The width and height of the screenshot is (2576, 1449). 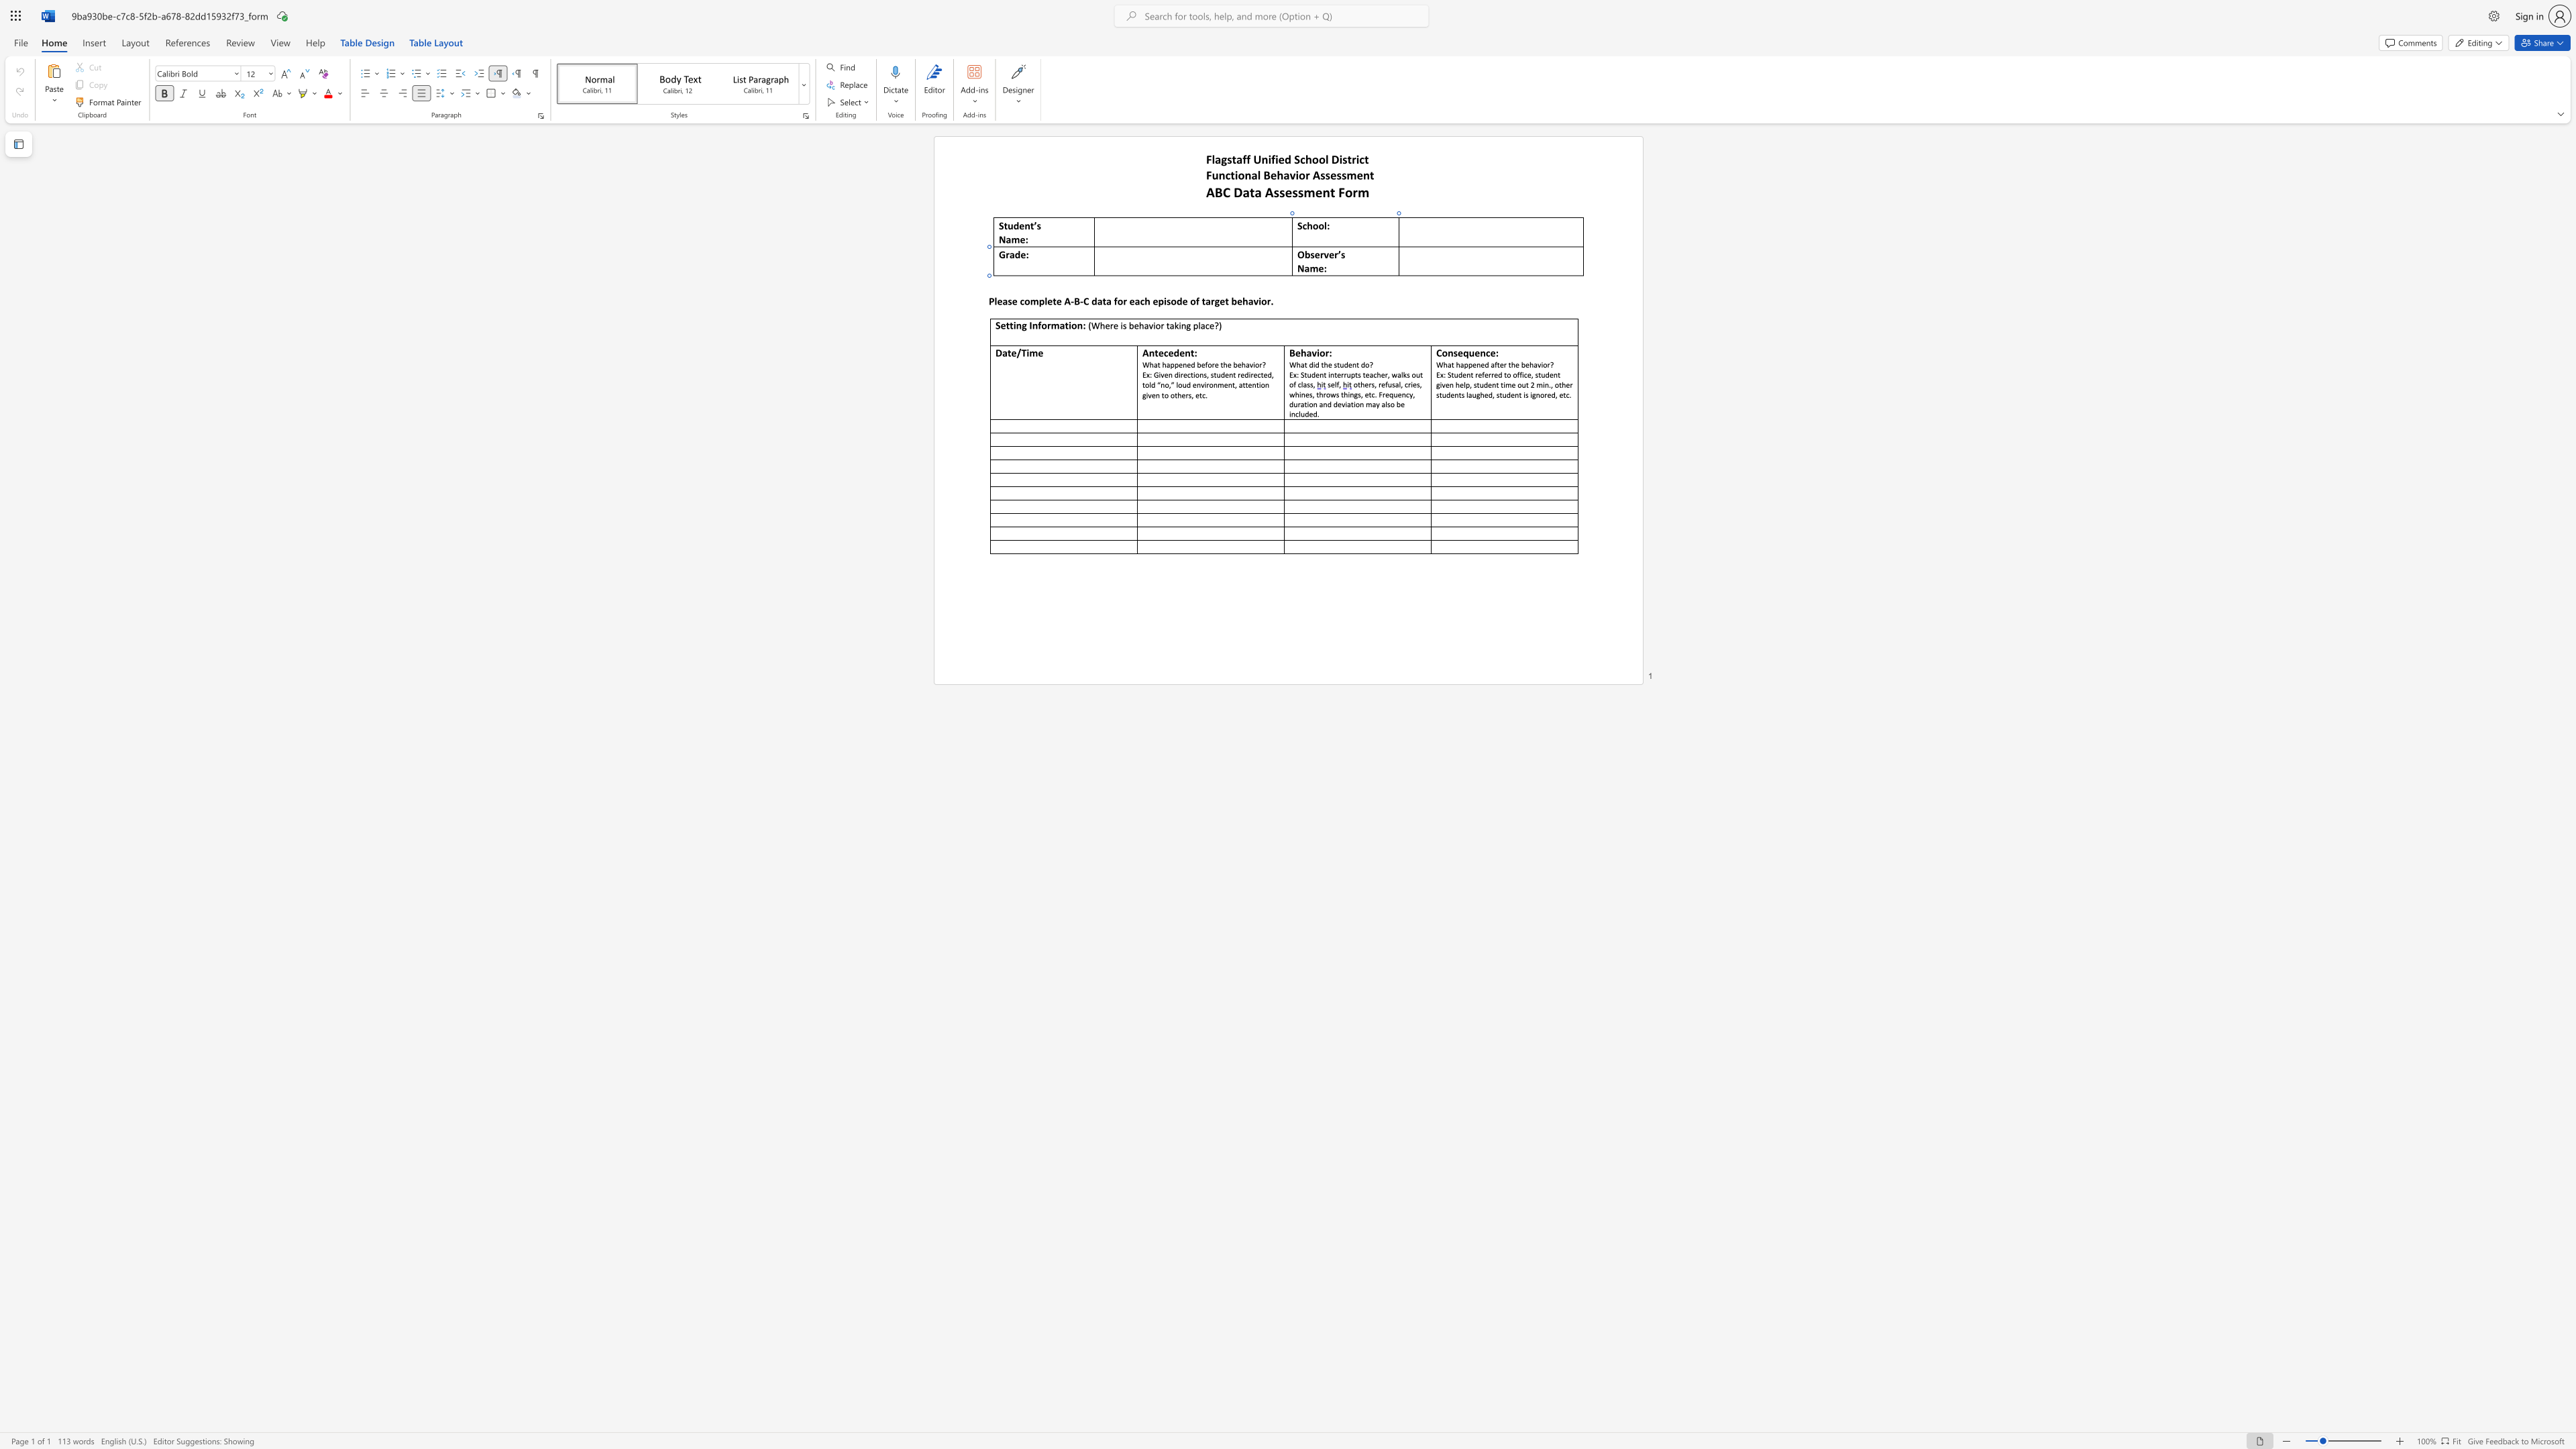 What do you see at coordinates (1254, 301) in the screenshot?
I see `the 1th character "v" in the text` at bounding box center [1254, 301].